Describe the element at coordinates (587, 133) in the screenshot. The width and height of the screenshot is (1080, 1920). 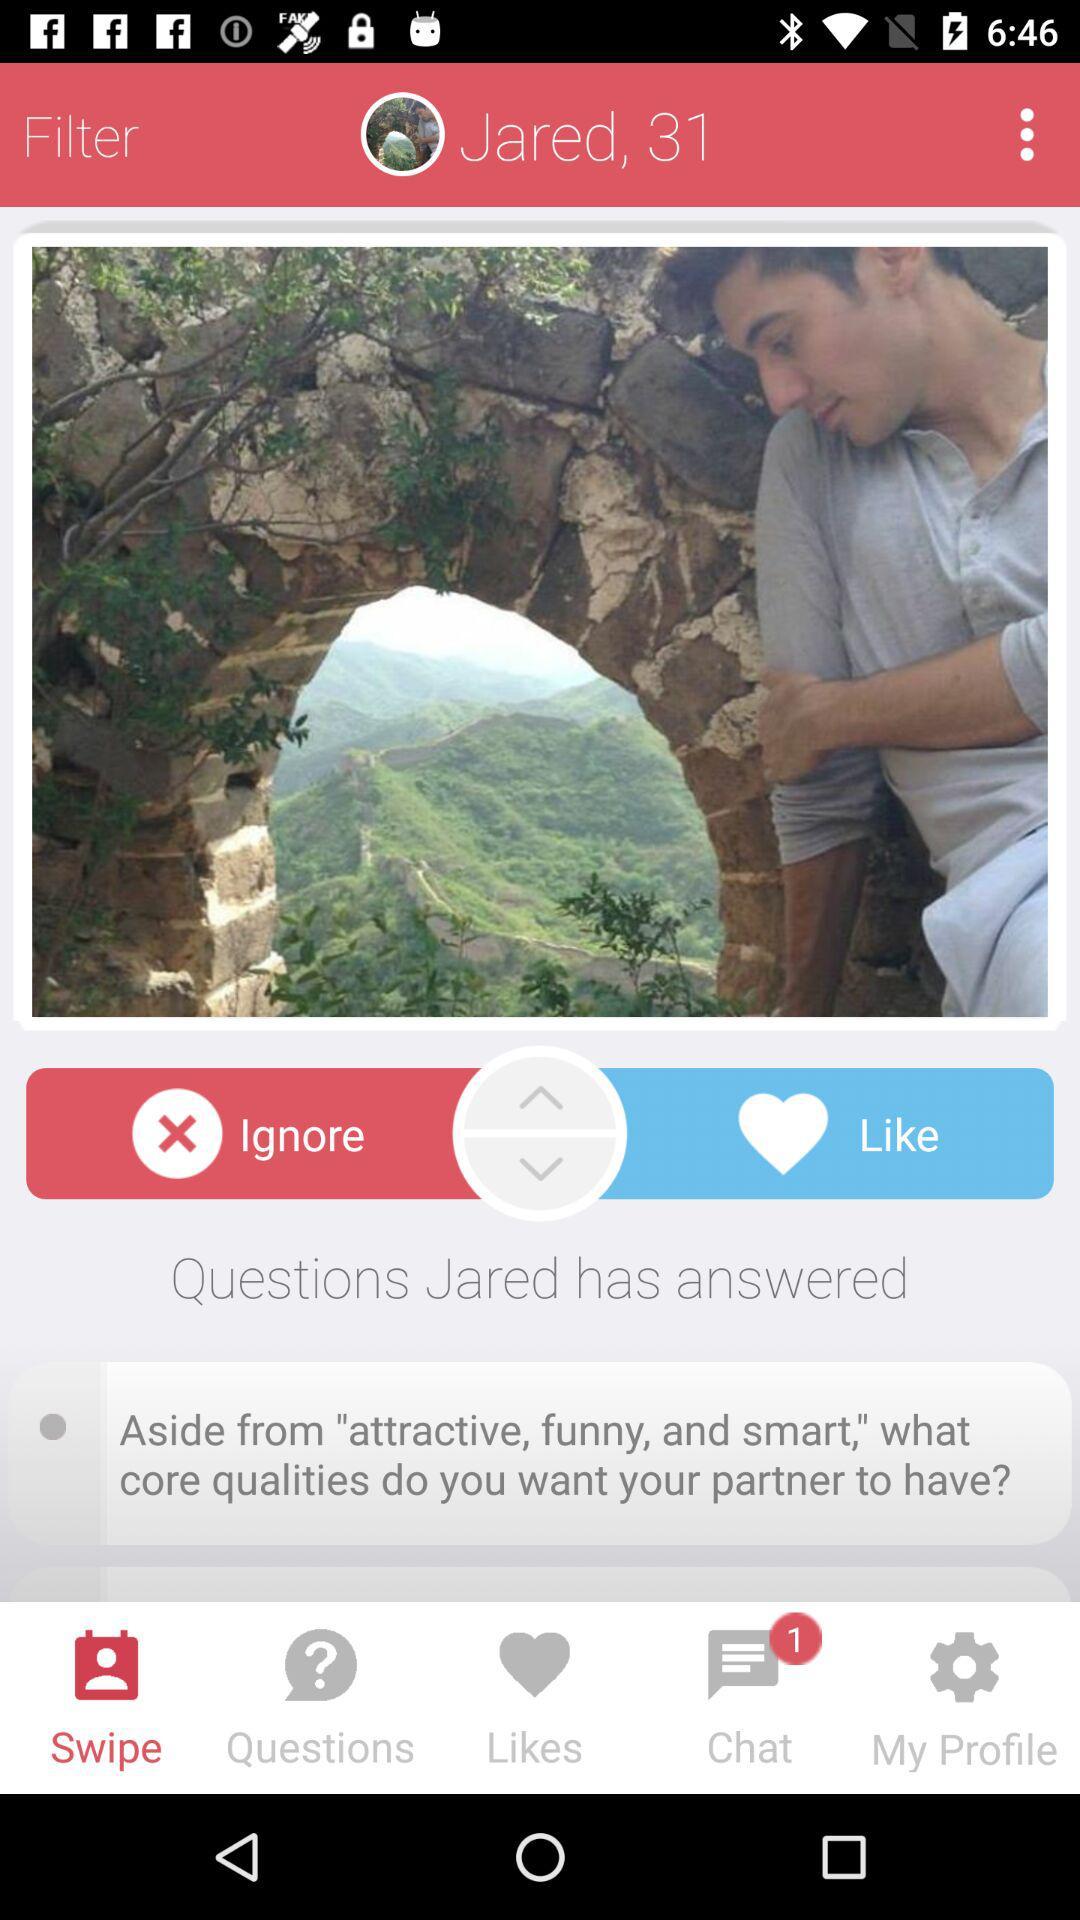
I see `the jared, 31` at that location.